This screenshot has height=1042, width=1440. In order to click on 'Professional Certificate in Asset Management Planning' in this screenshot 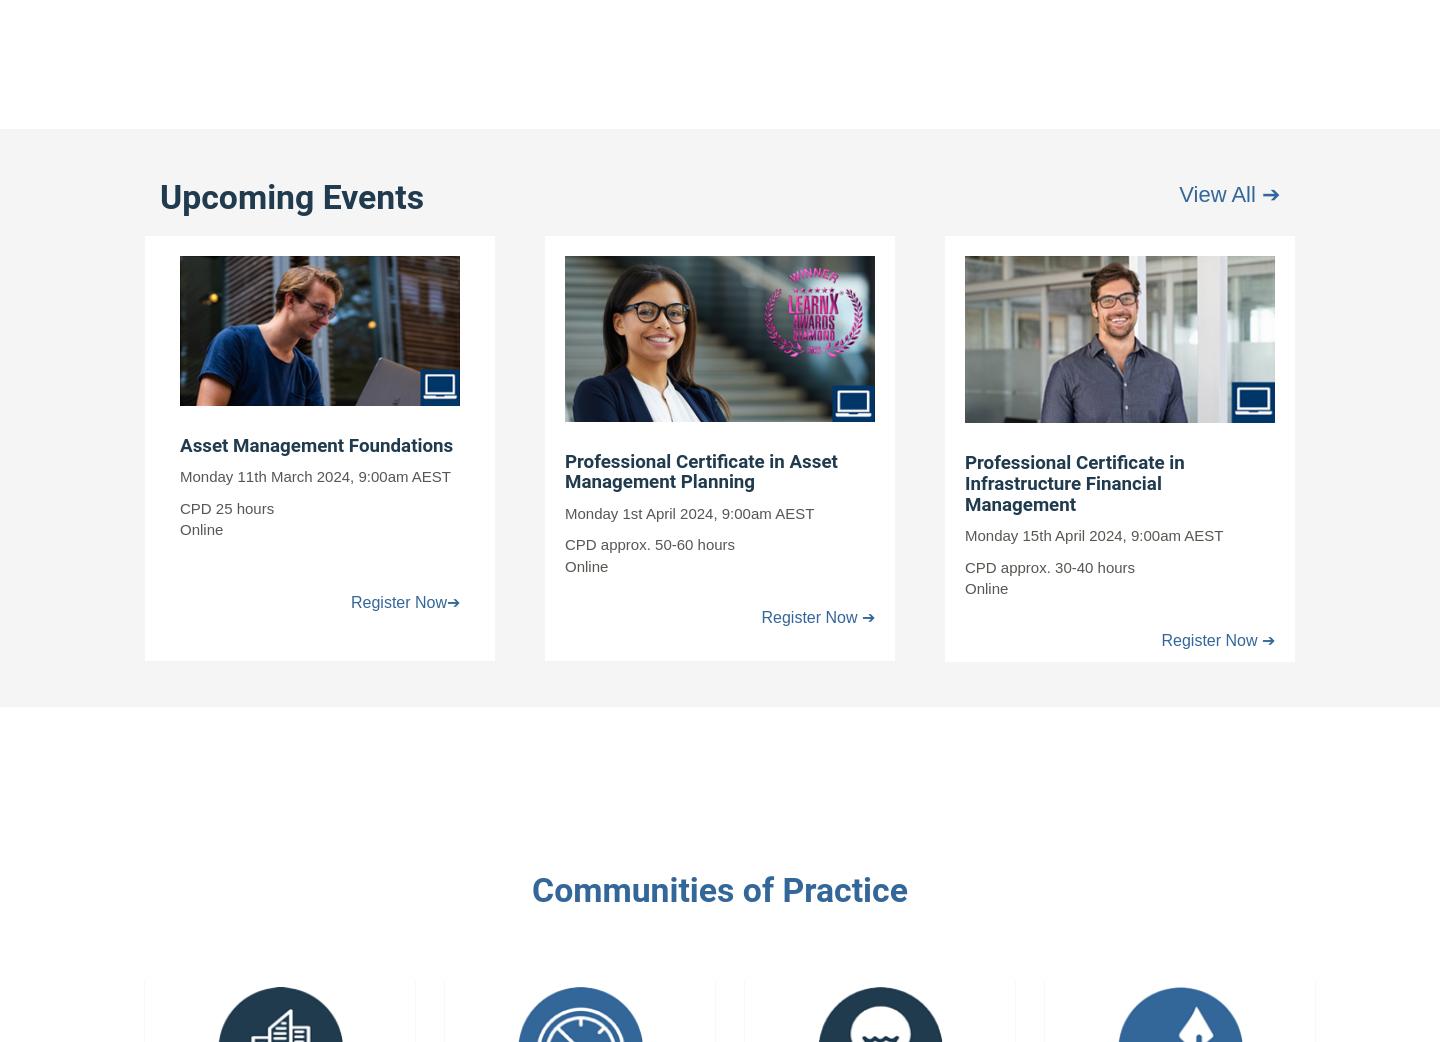, I will do `click(700, 471)`.